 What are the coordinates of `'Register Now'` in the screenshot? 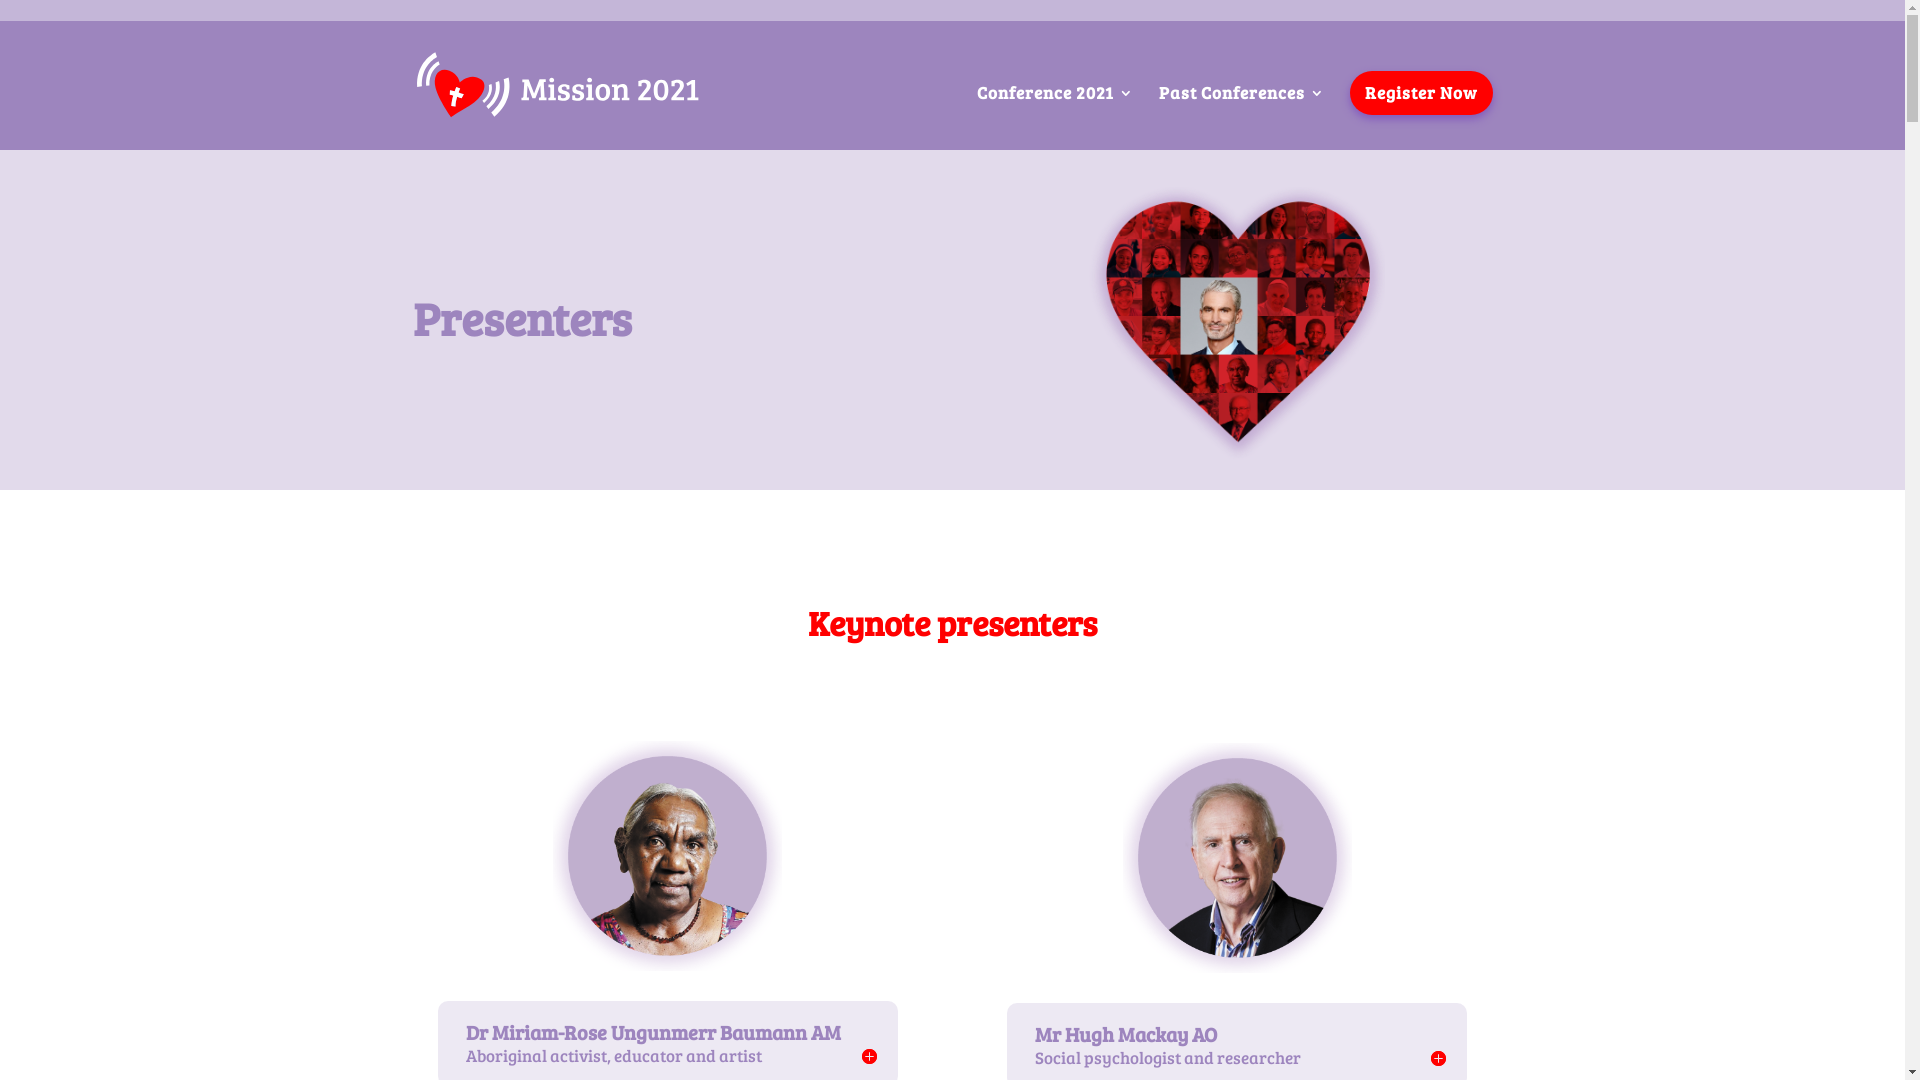 It's located at (1420, 92).